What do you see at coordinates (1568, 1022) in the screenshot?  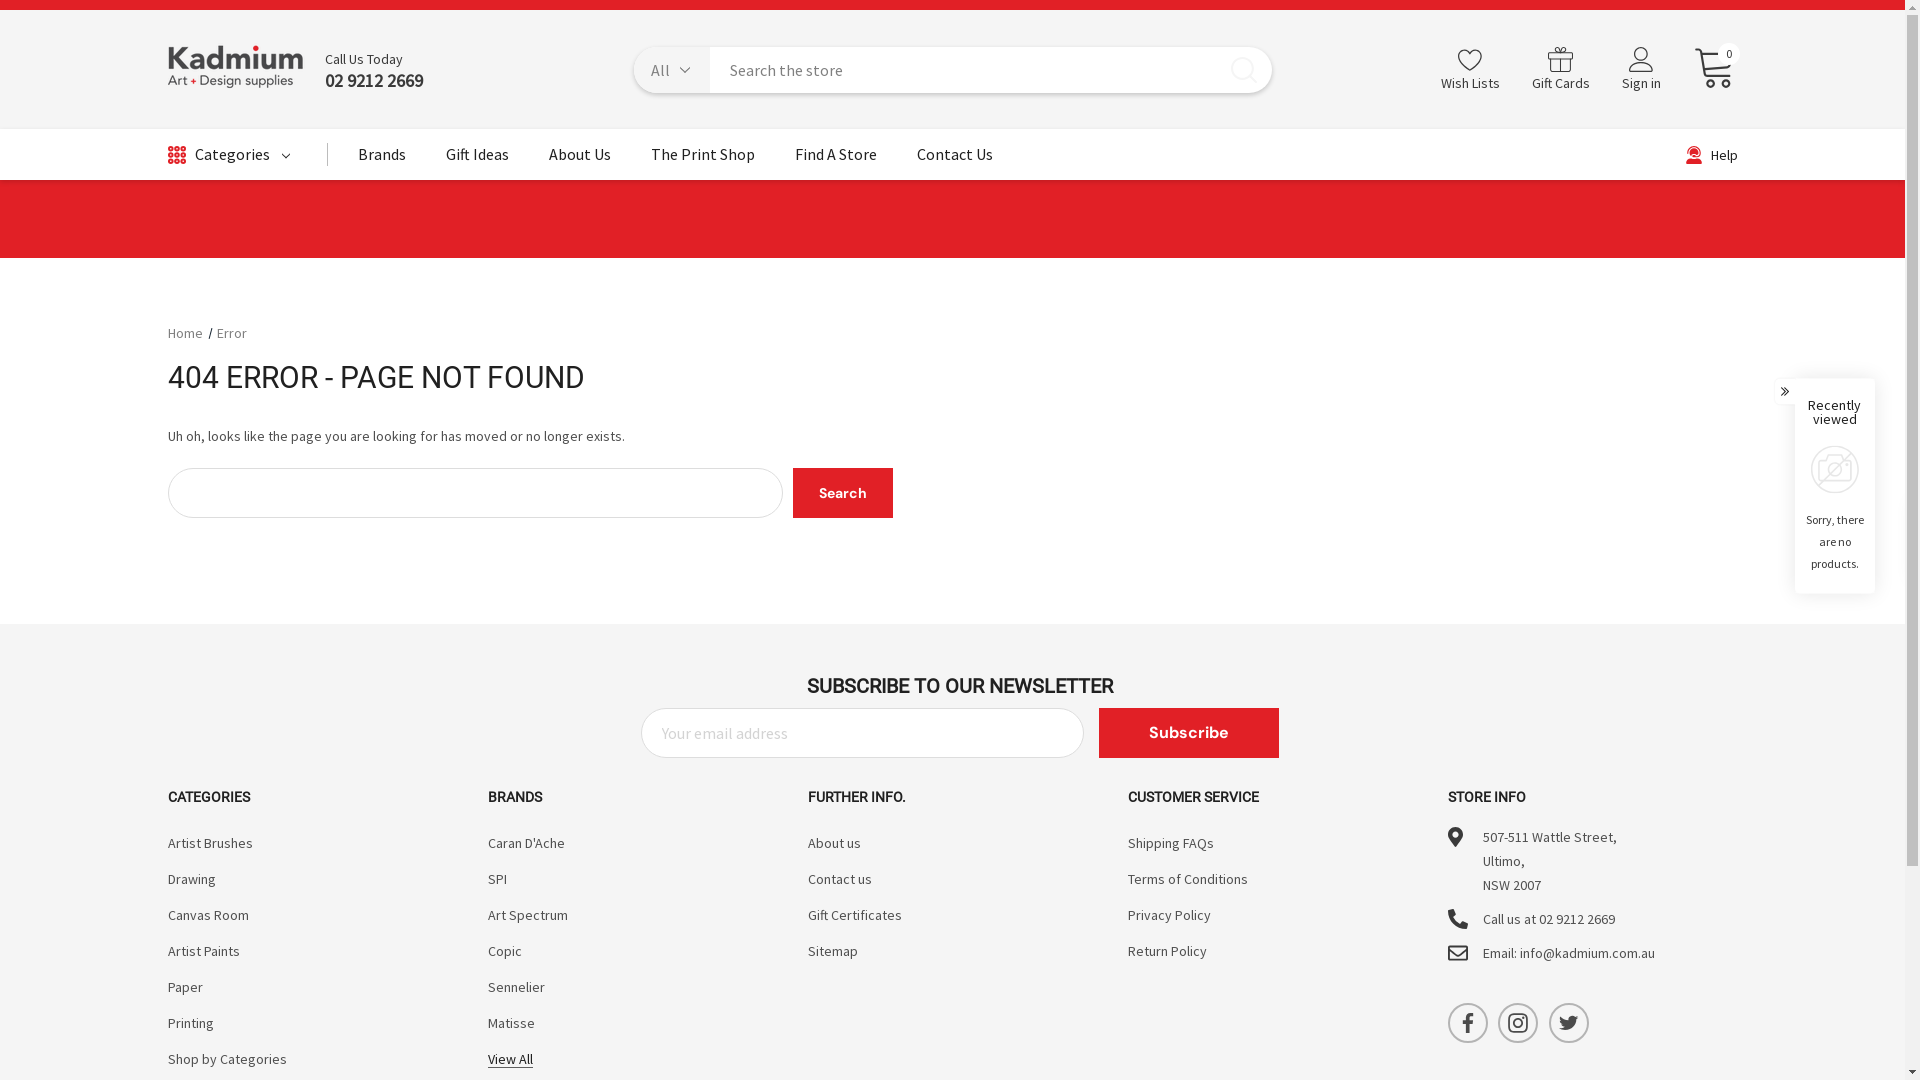 I see `'Open Twitter in a new tab'` at bounding box center [1568, 1022].